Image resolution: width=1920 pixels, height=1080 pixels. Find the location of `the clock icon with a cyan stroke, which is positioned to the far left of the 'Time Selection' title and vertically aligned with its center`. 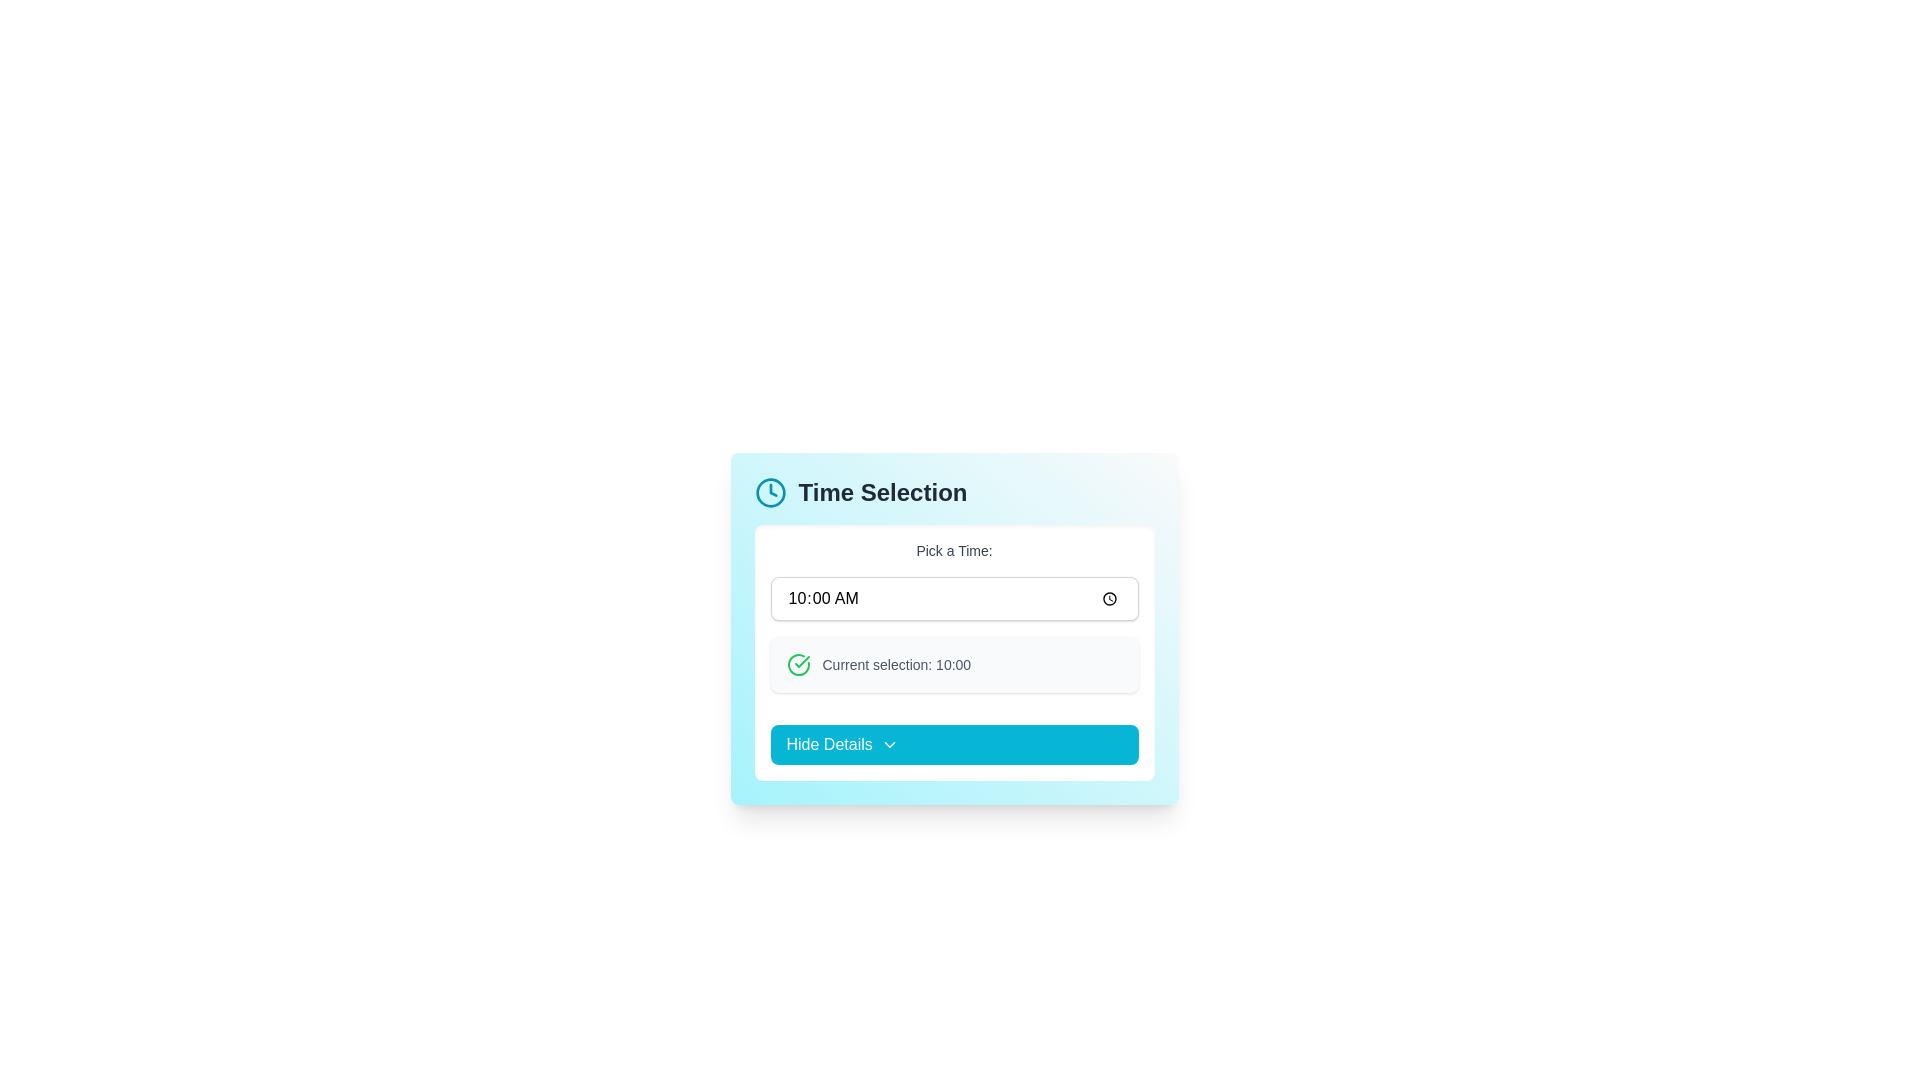

the clock icon with a cyan stroke, which is positioned to the far left of the 'Time Selection' title and vertically aligned with its center is located at coordinates (769, 493).